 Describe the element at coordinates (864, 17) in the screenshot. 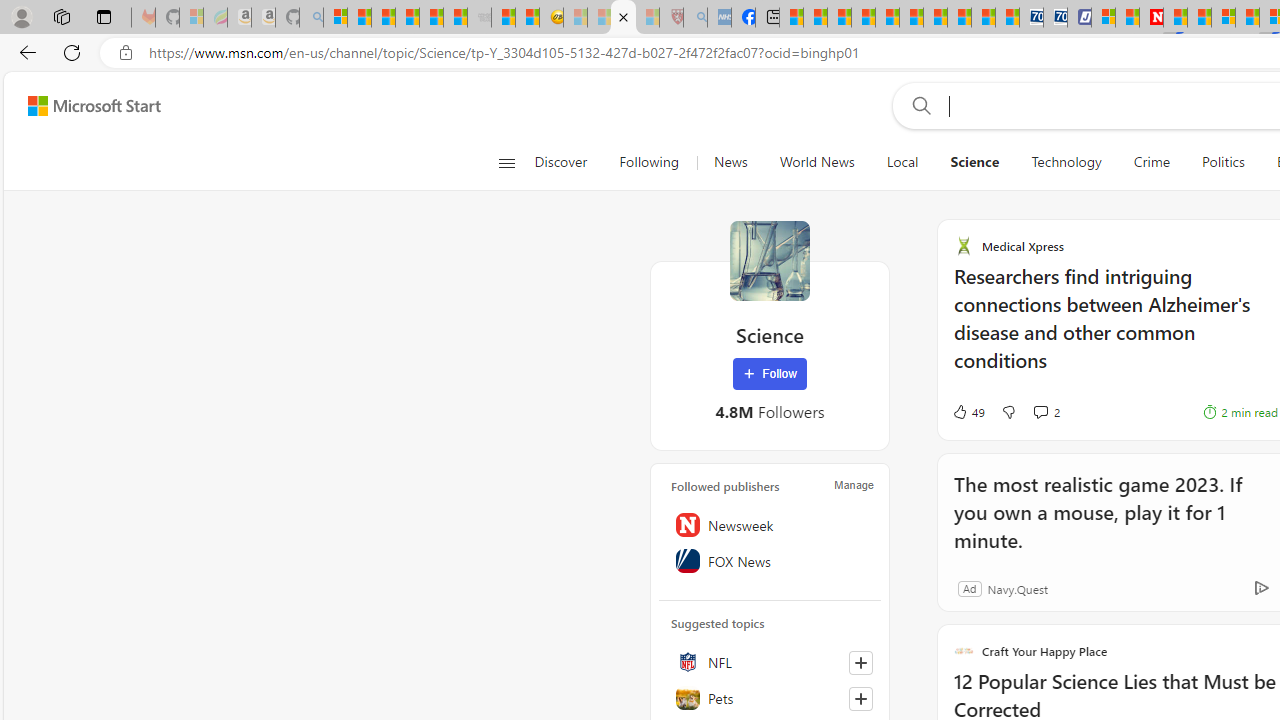

I see `'Climate Damage Becomes Too Severe To Reverse'` at that location.